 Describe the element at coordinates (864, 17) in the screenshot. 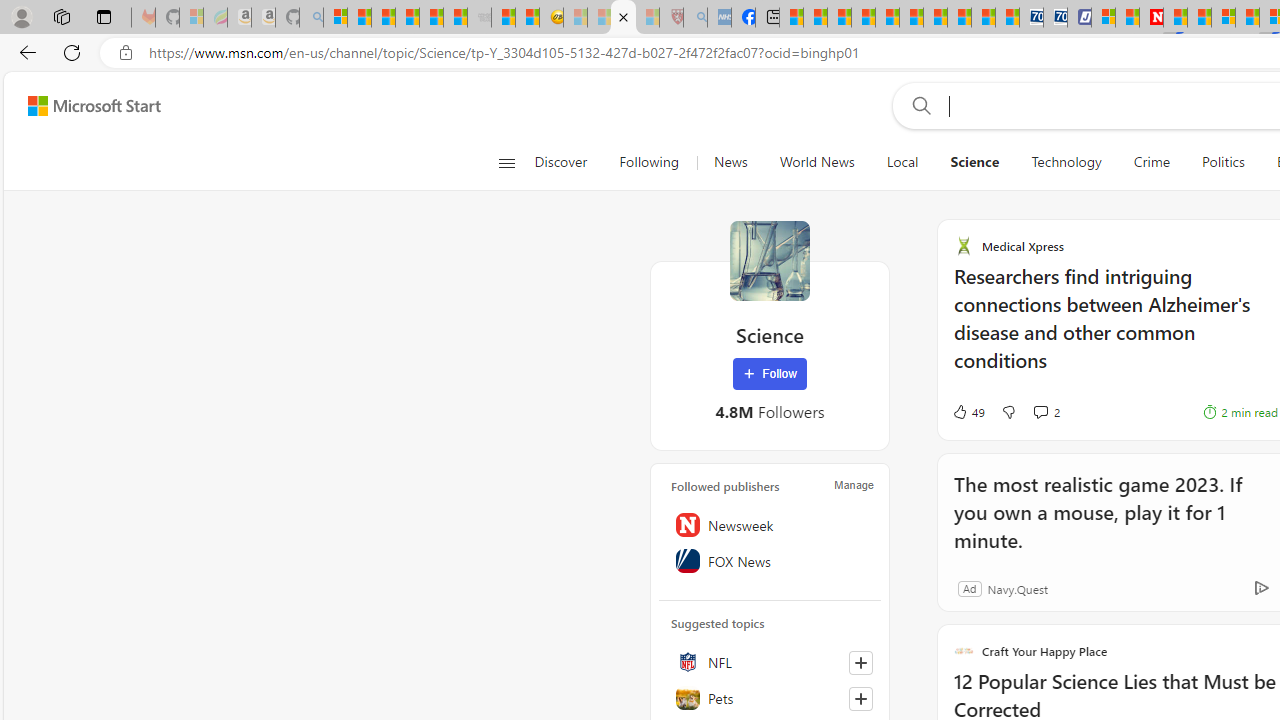

I see `'Climate Damage Becomes Too Severe To Reverse'` at that location.